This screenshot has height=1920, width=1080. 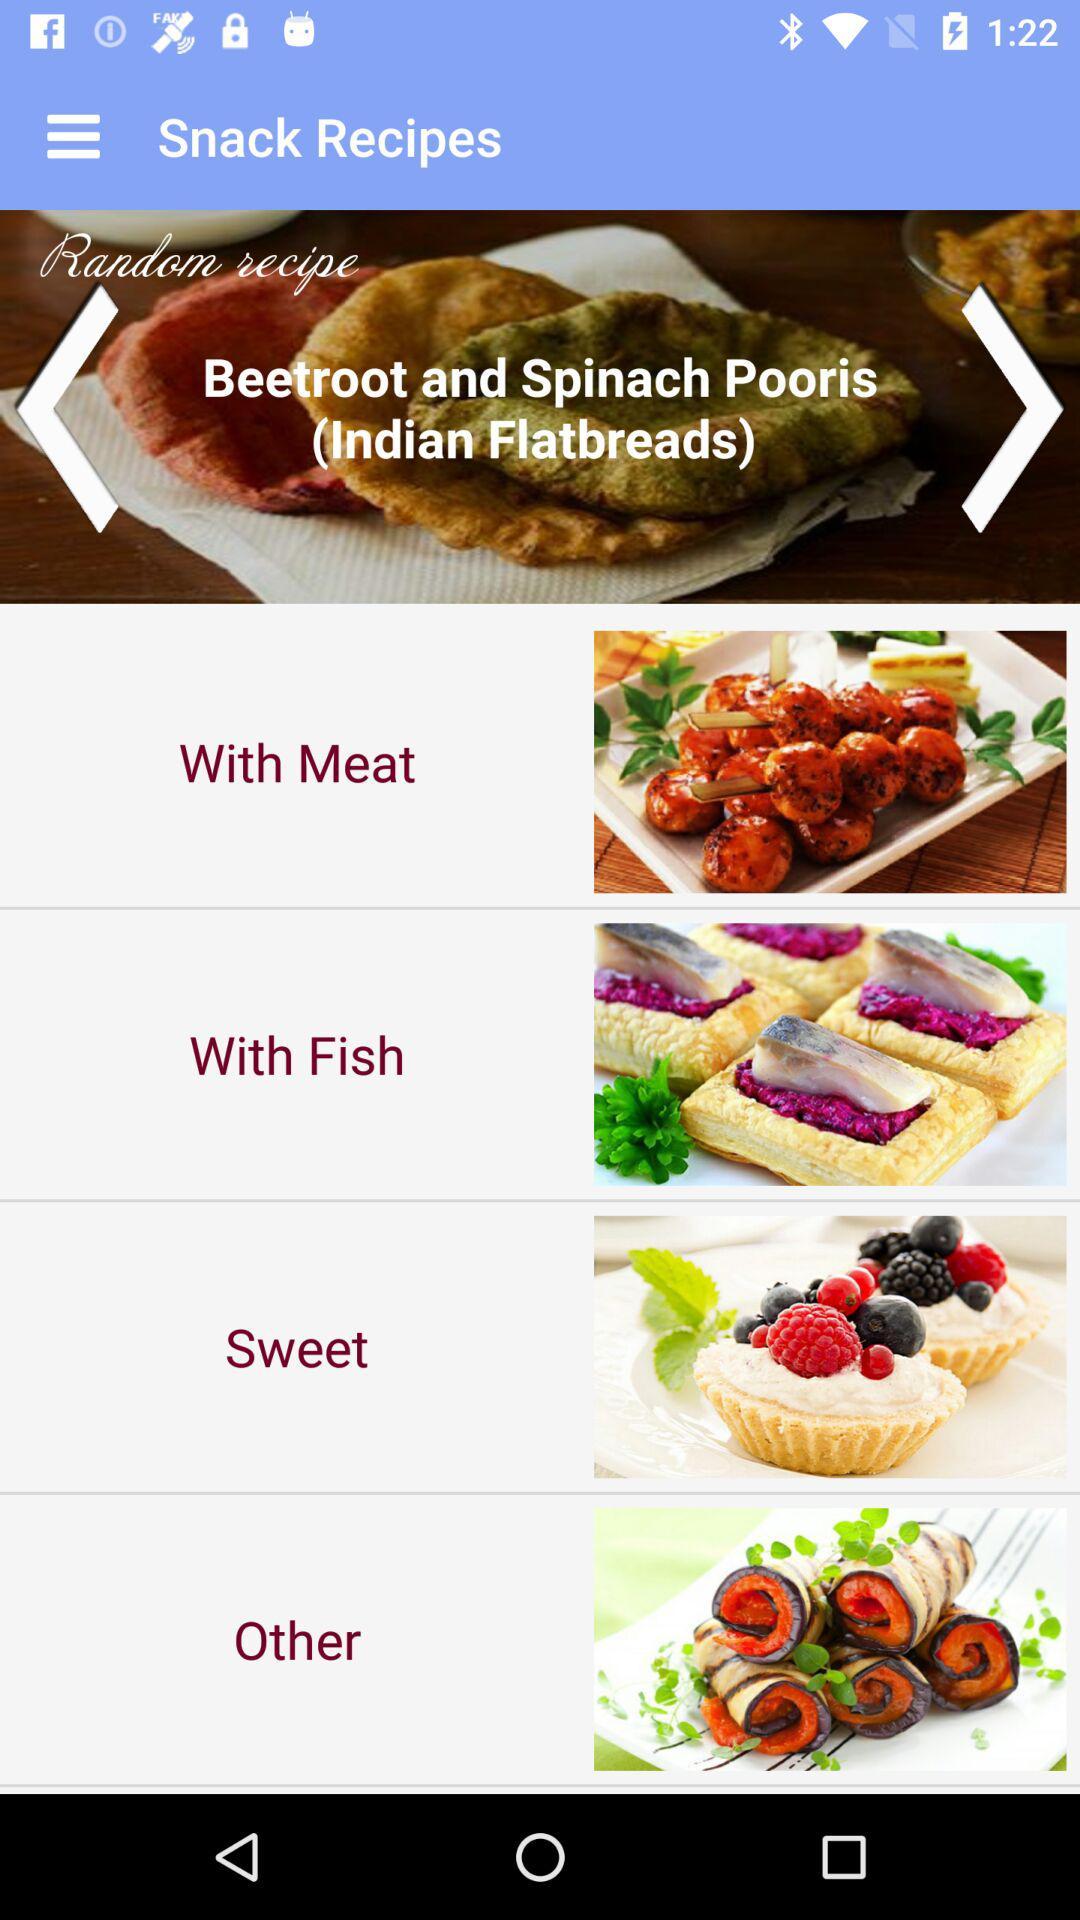 I want to click on app to the left of the snack recipes app, so click(x=72, y=135).